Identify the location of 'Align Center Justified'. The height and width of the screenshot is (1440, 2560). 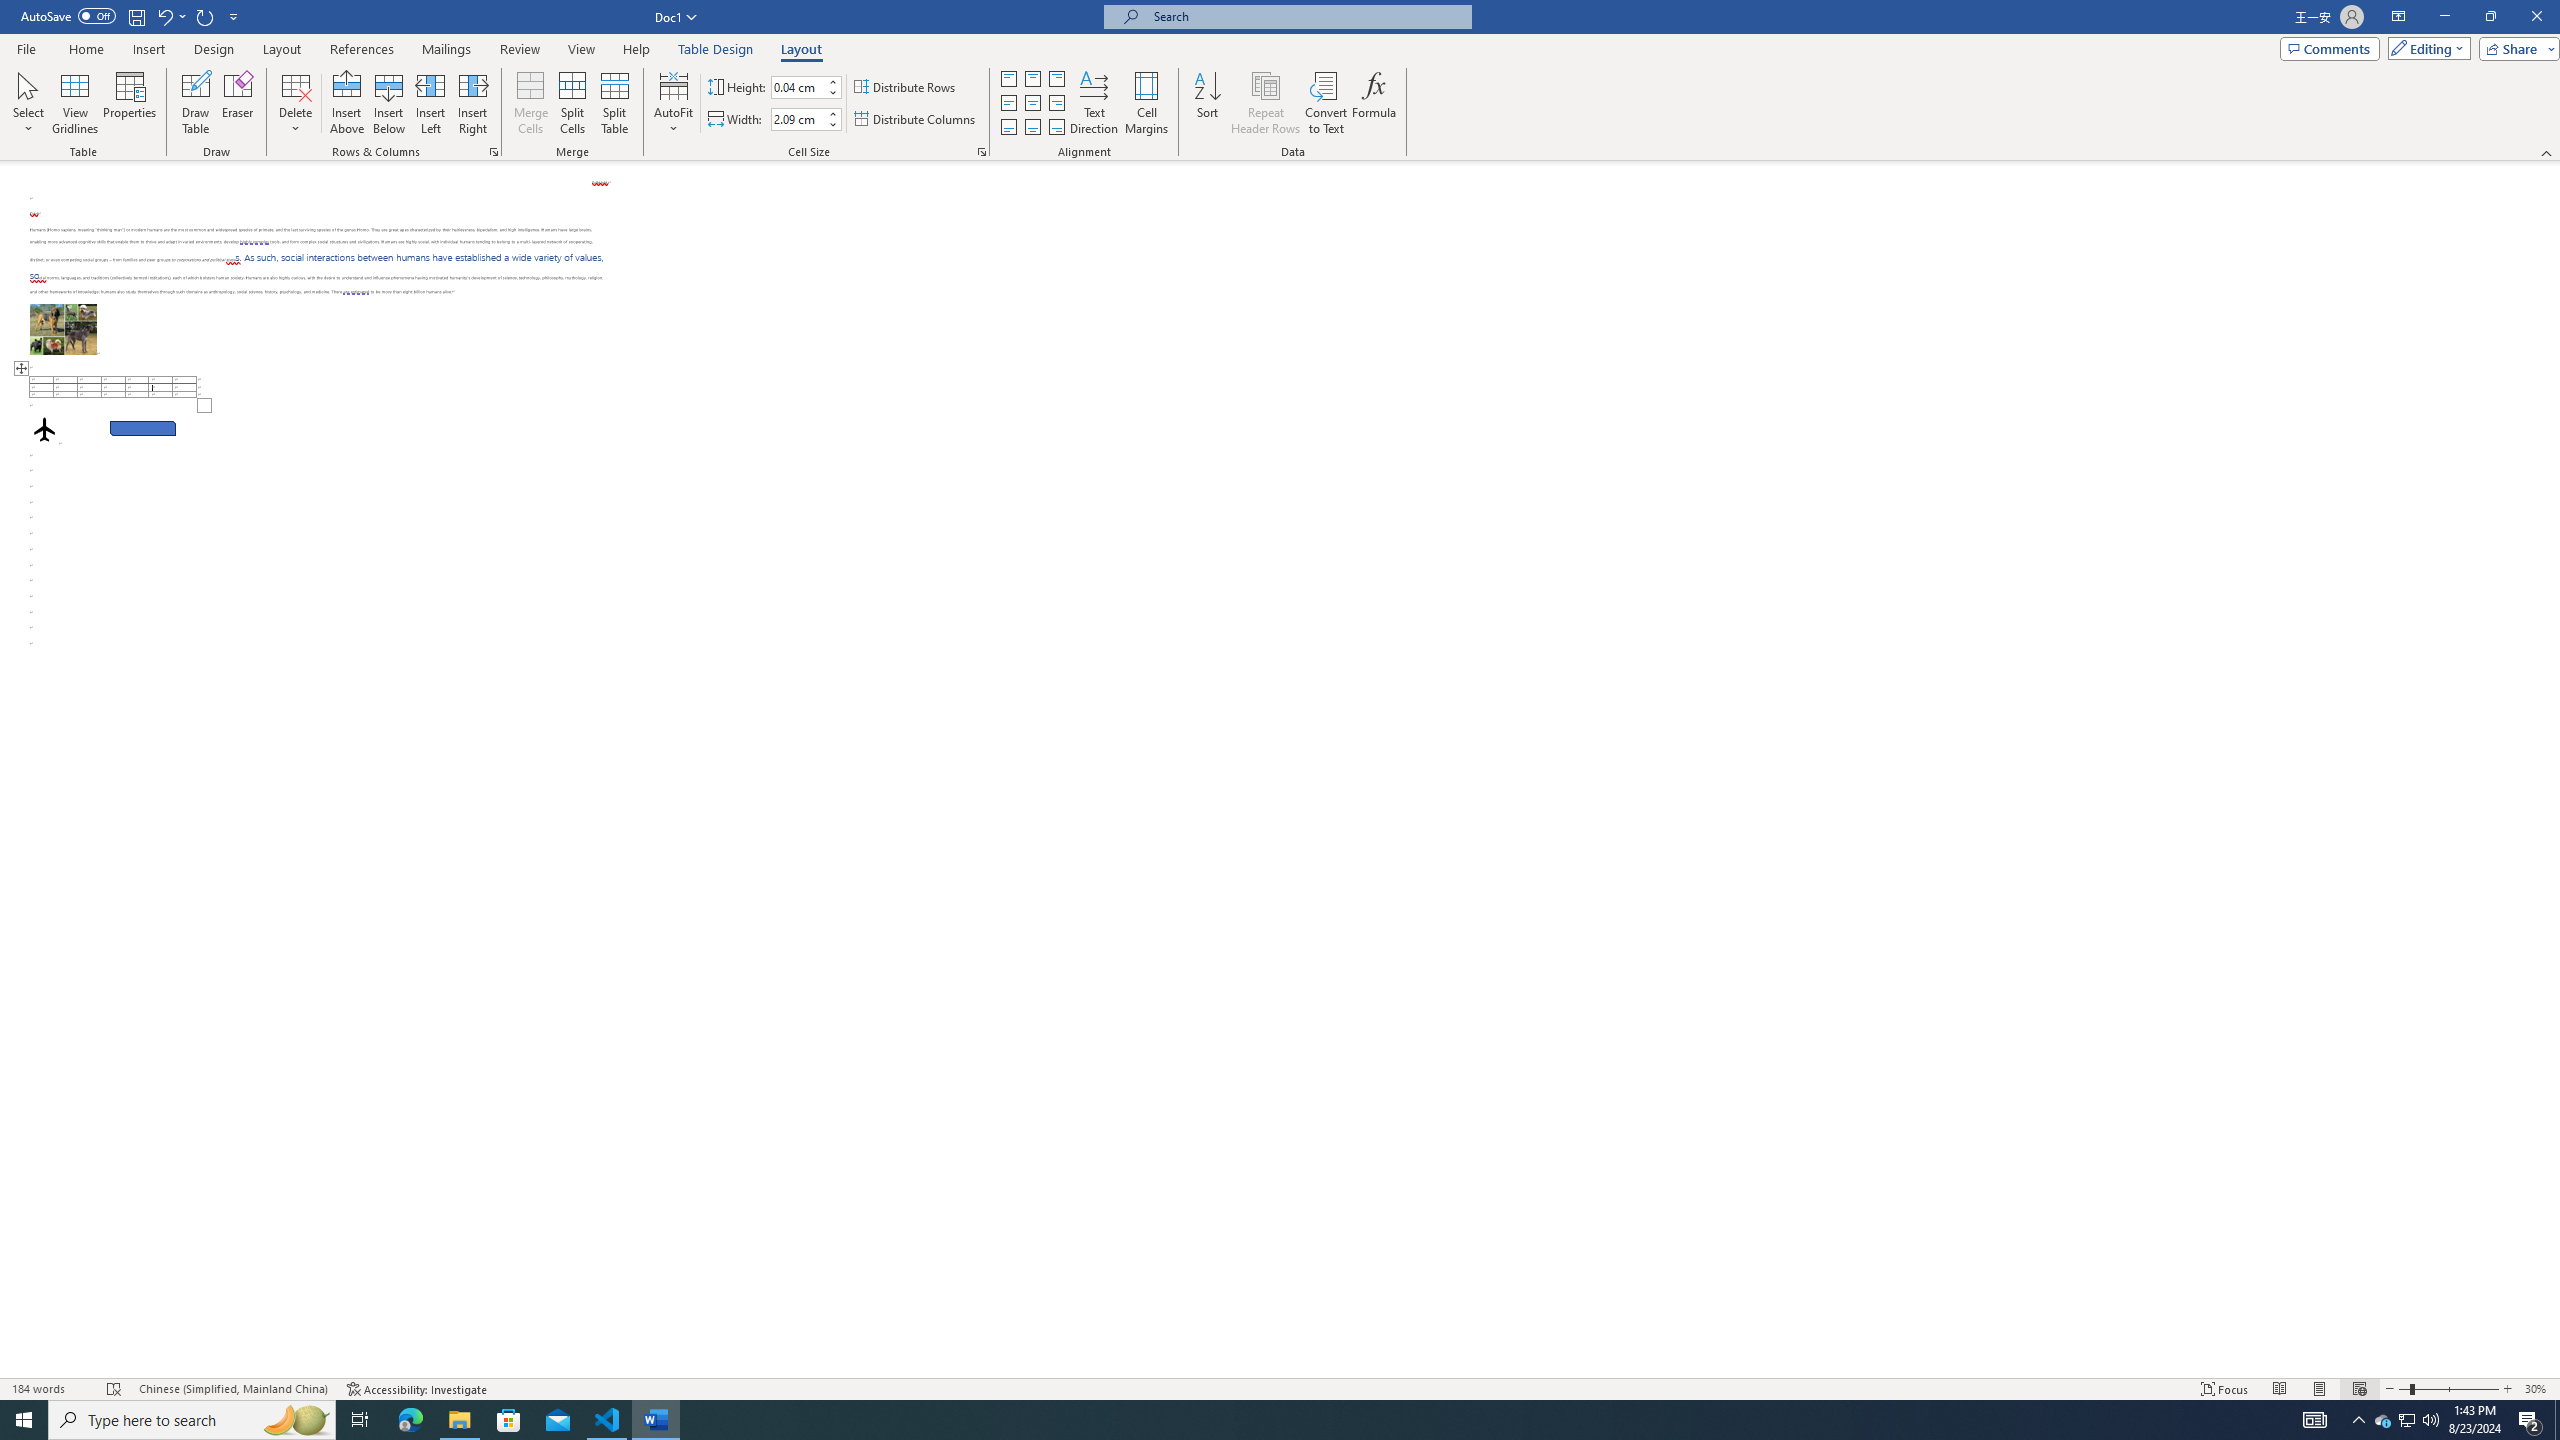
(1007, 103).